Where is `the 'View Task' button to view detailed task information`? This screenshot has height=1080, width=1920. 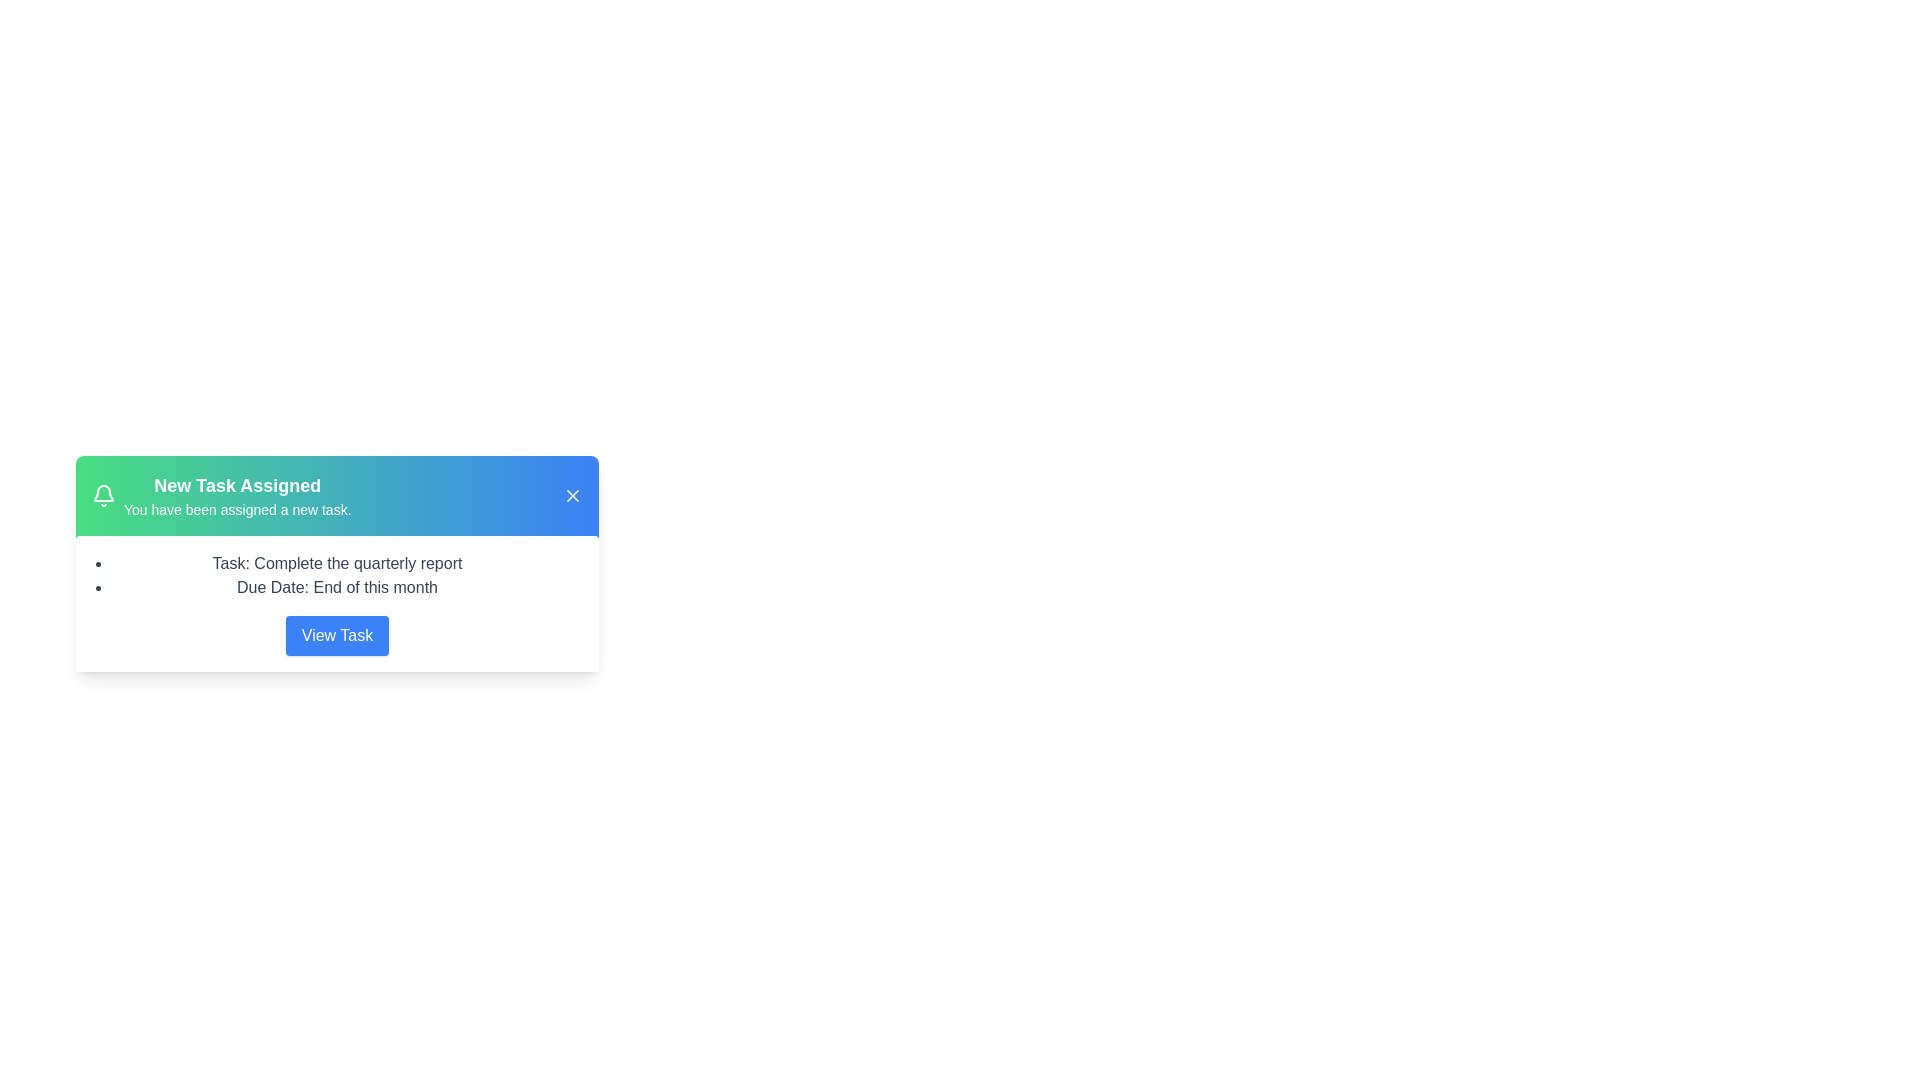 the 'View Task' button to view detailed task information is located at coordinates (336, 636).